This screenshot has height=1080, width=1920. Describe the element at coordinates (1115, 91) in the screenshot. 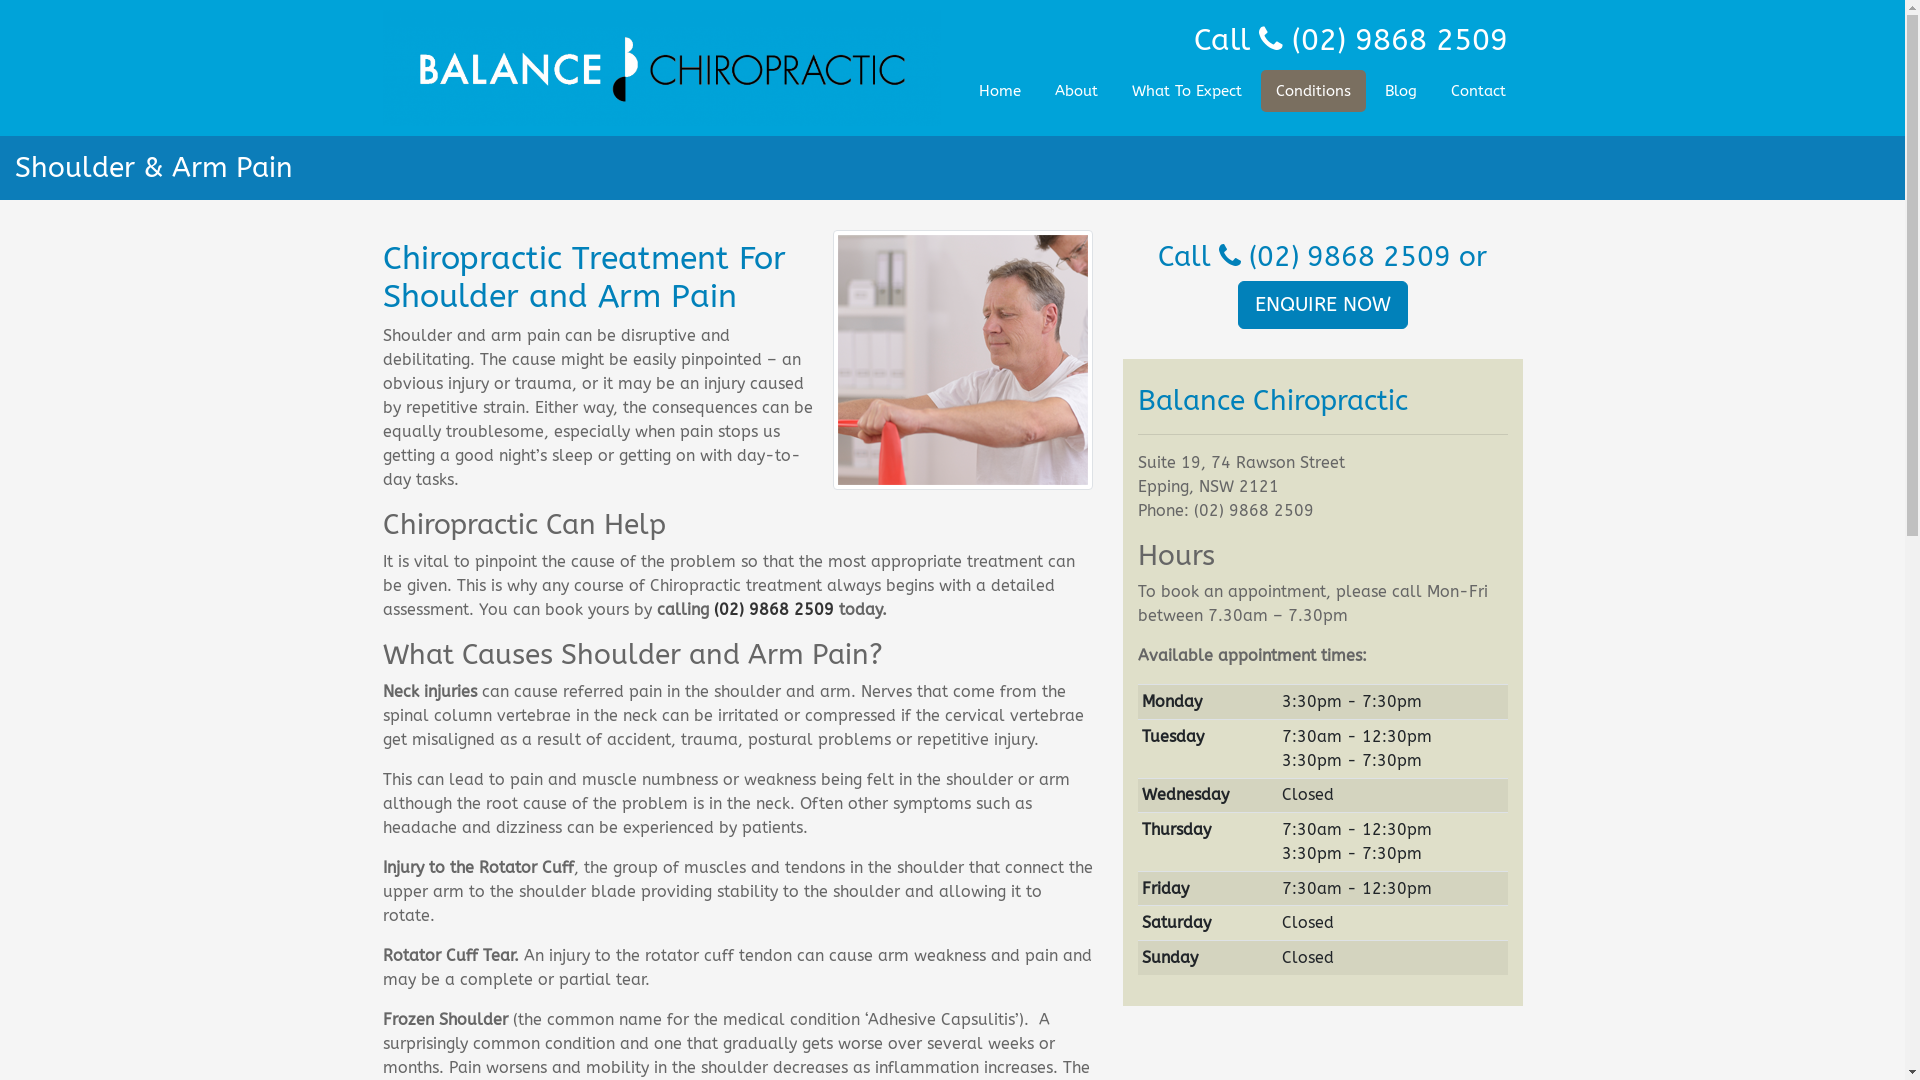

I see `'What To Expect'` at that location.